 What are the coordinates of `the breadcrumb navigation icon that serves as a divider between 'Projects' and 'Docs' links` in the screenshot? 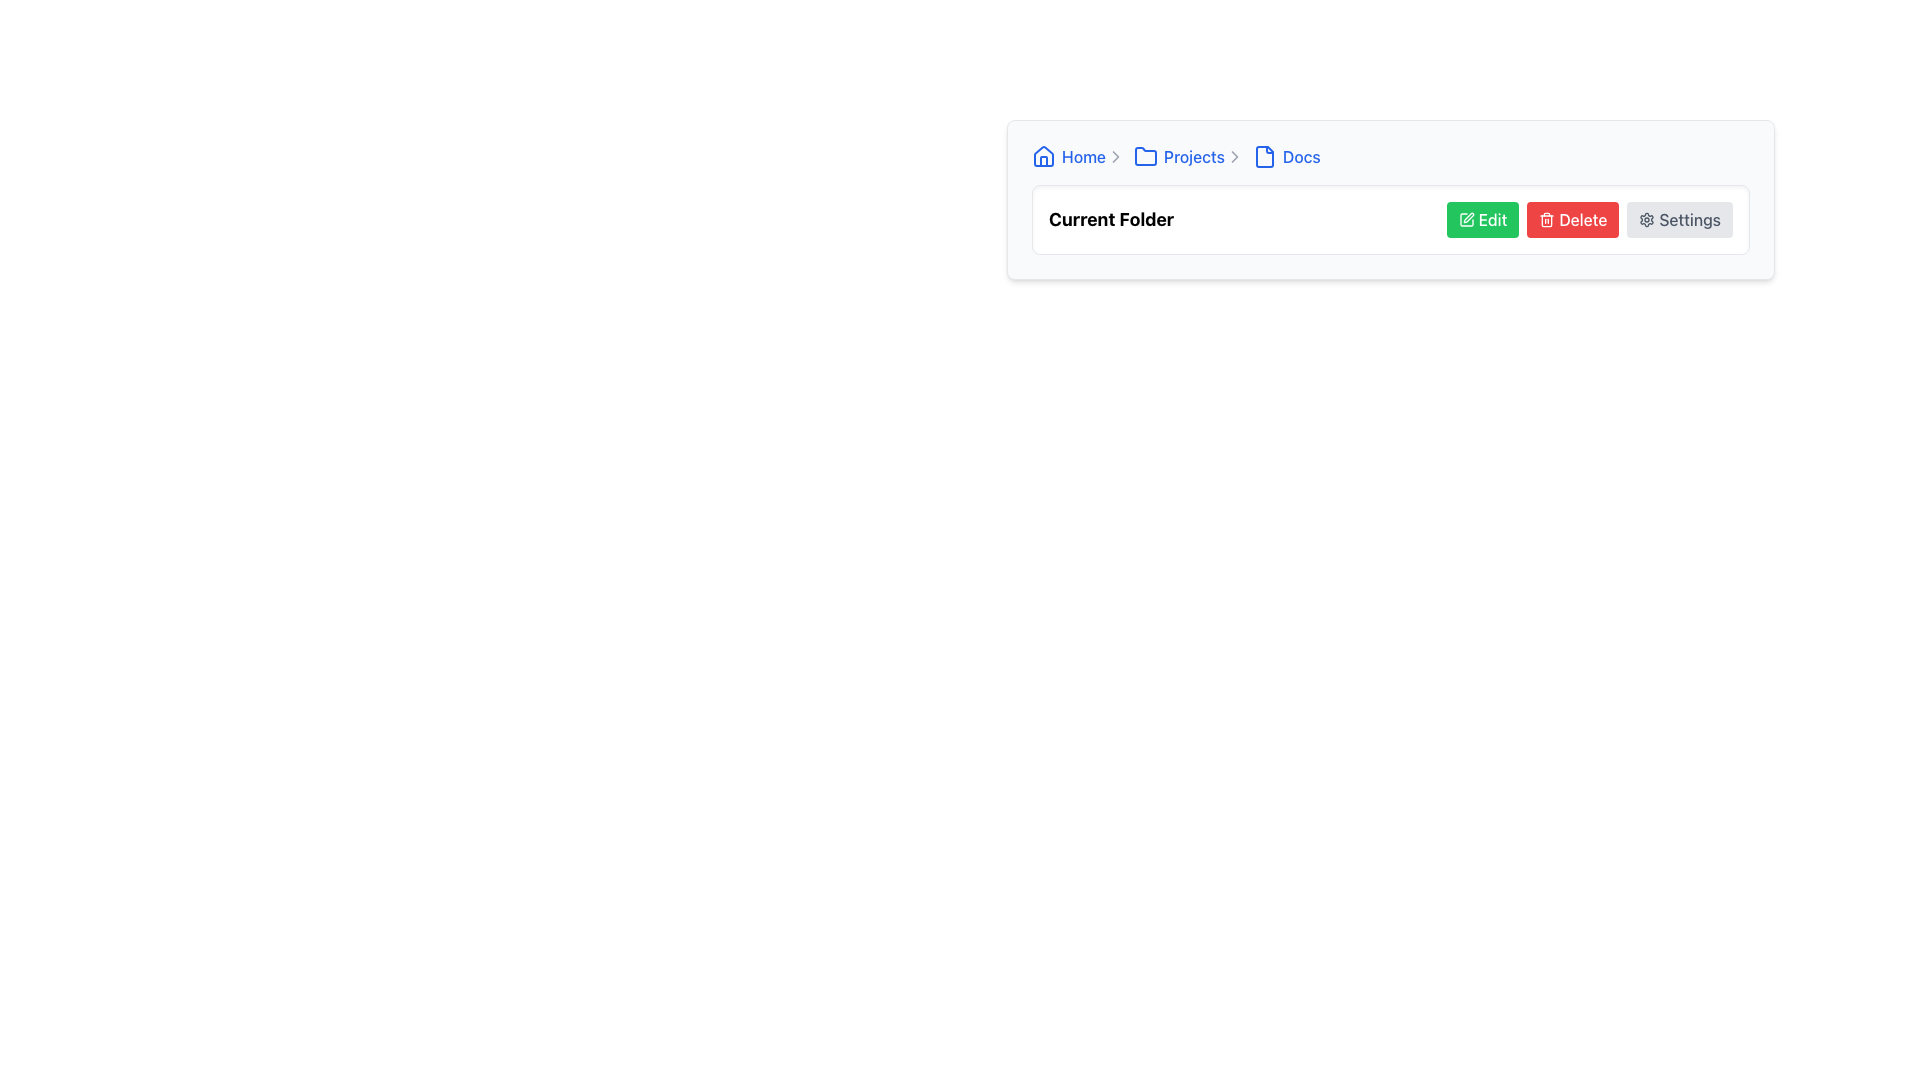 It's located at (1115, 156).